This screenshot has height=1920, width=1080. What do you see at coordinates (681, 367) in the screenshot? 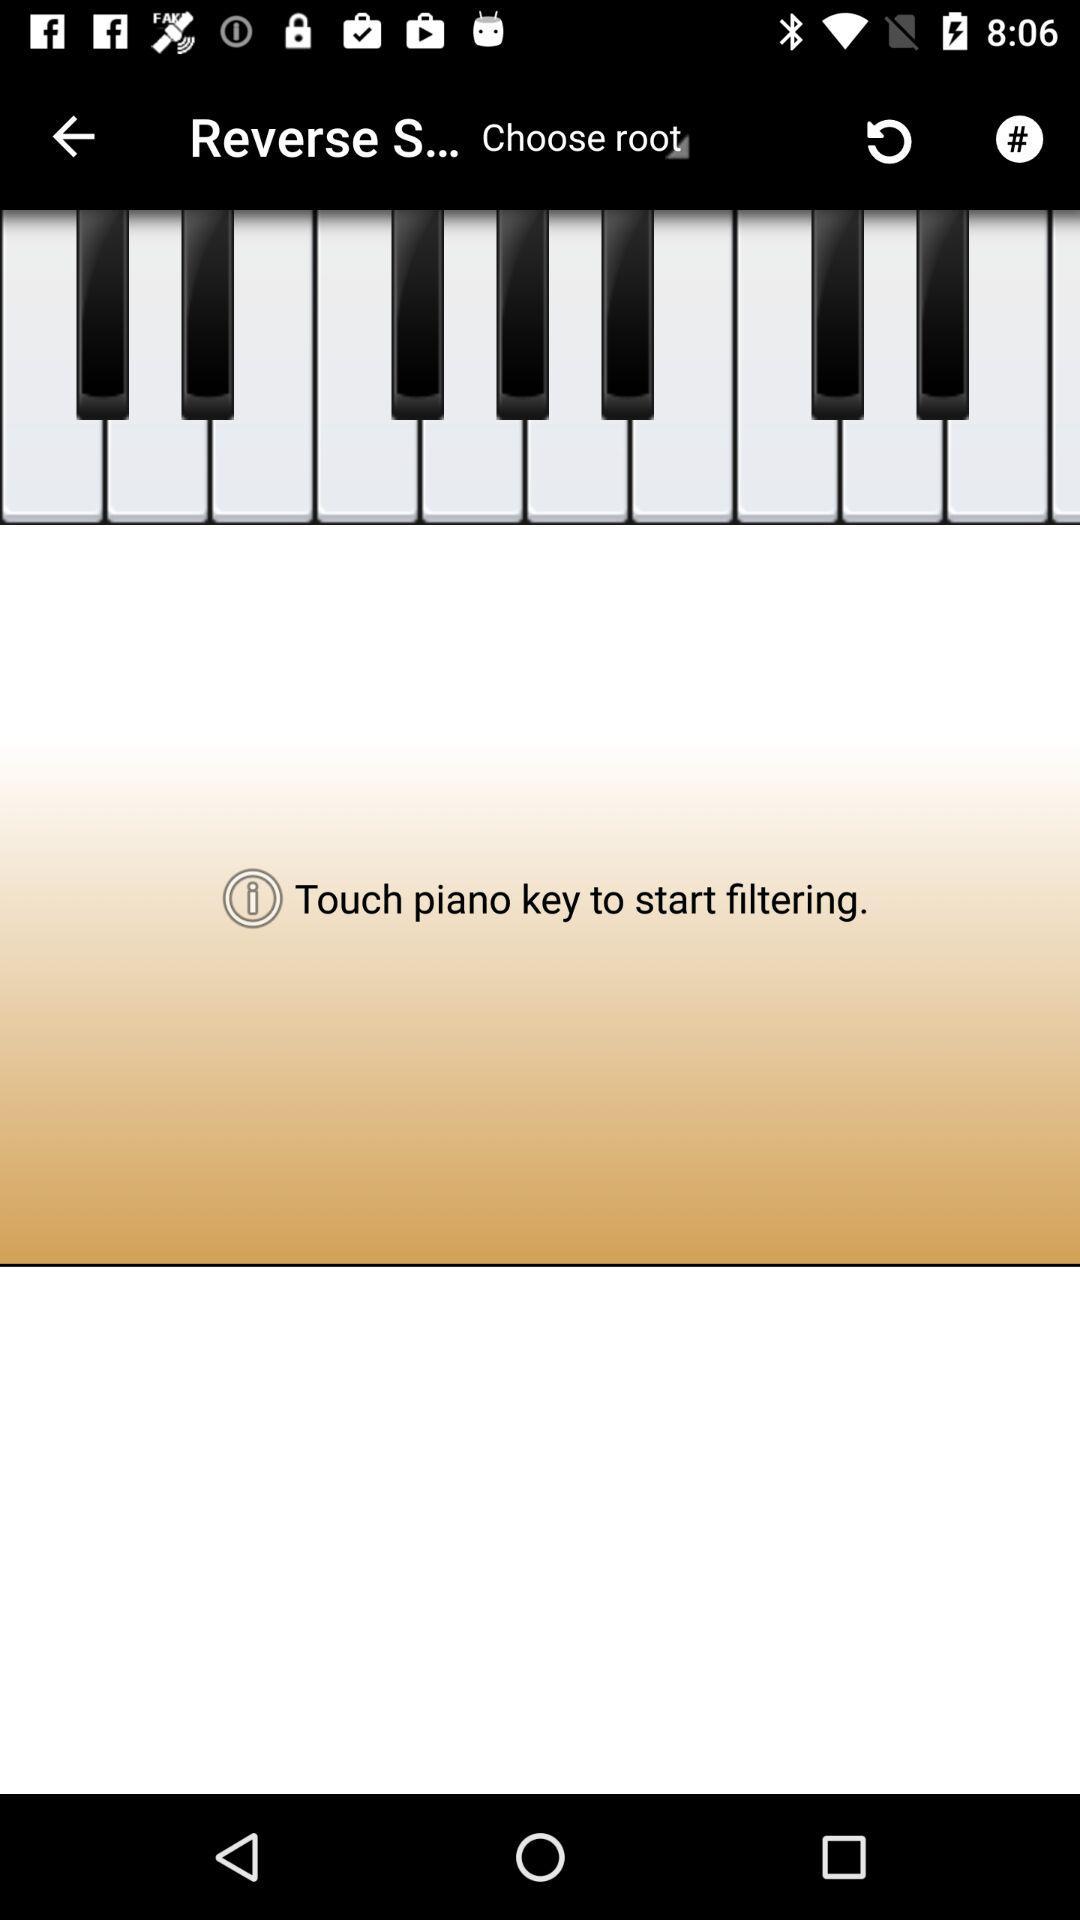
I see `piano keys` at bounding box center [681, 367].